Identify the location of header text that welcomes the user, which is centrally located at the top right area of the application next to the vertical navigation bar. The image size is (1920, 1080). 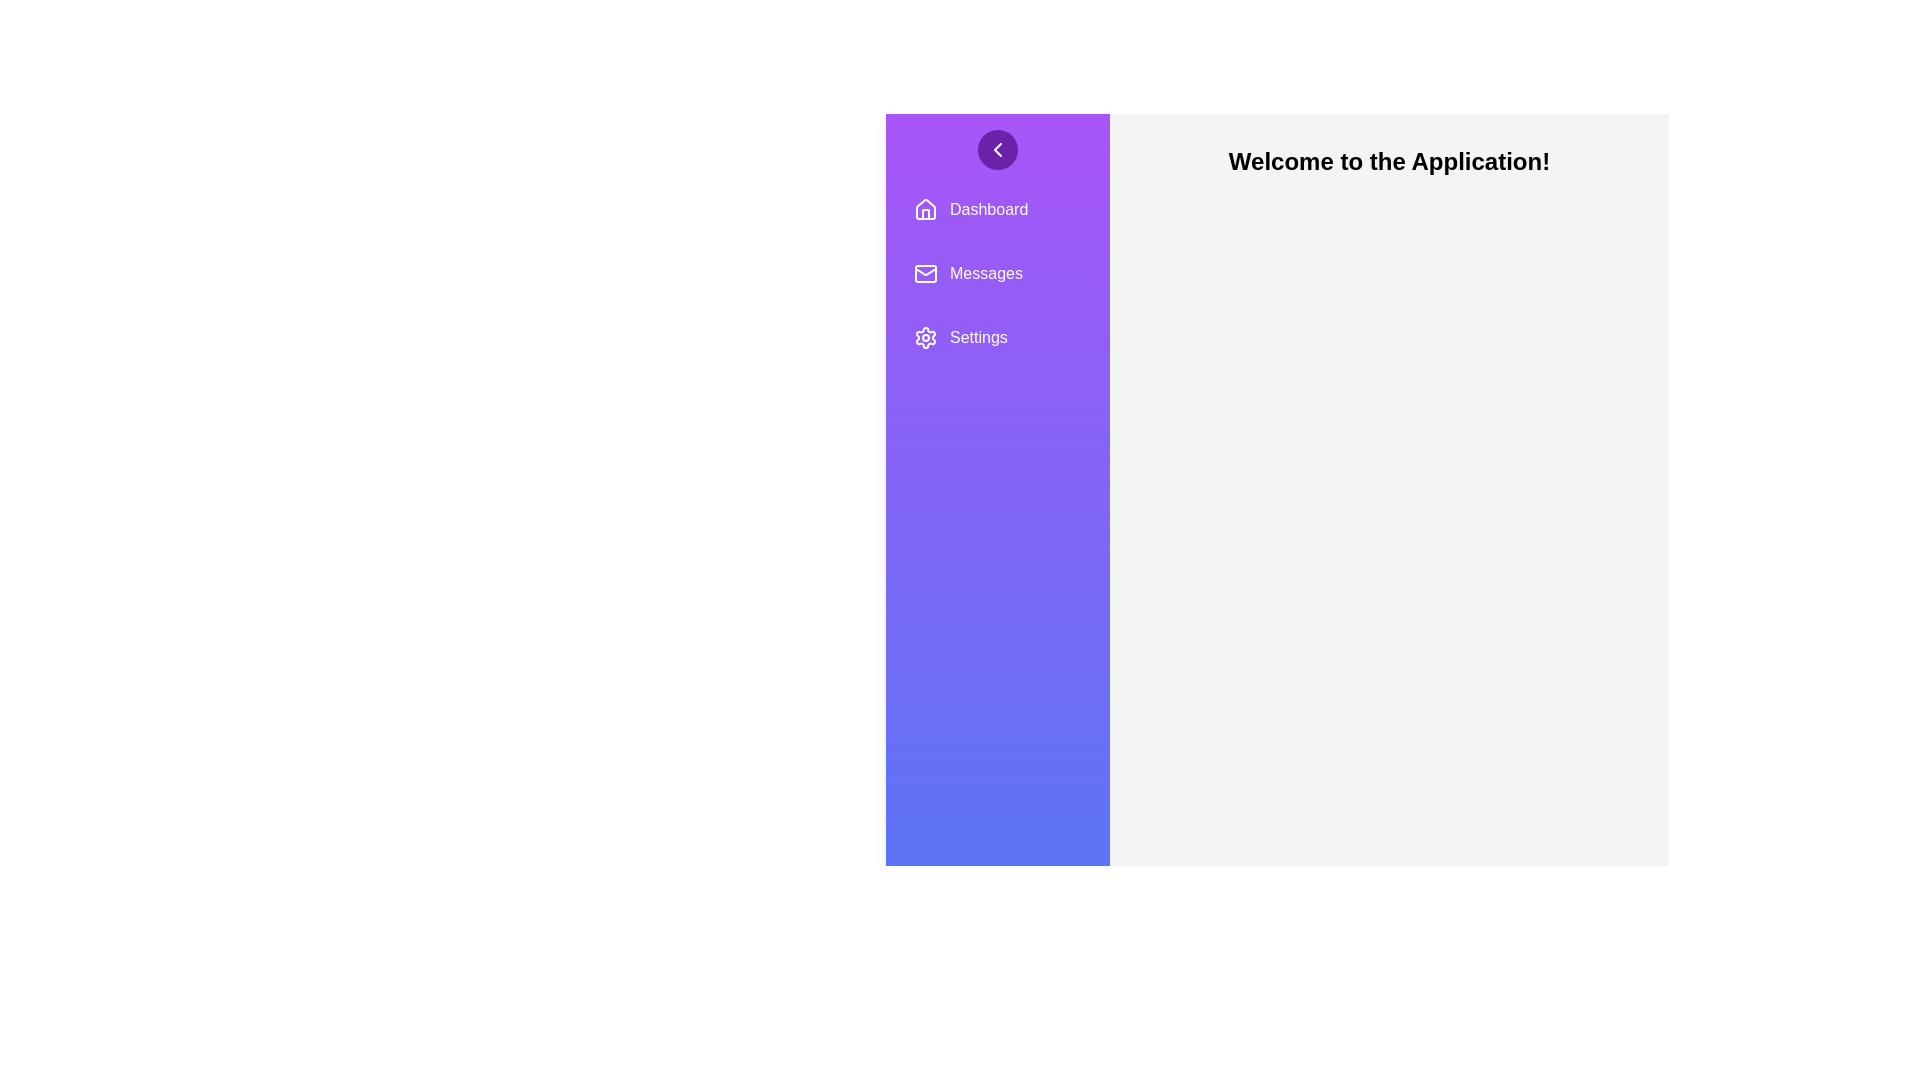
(1388, 161).